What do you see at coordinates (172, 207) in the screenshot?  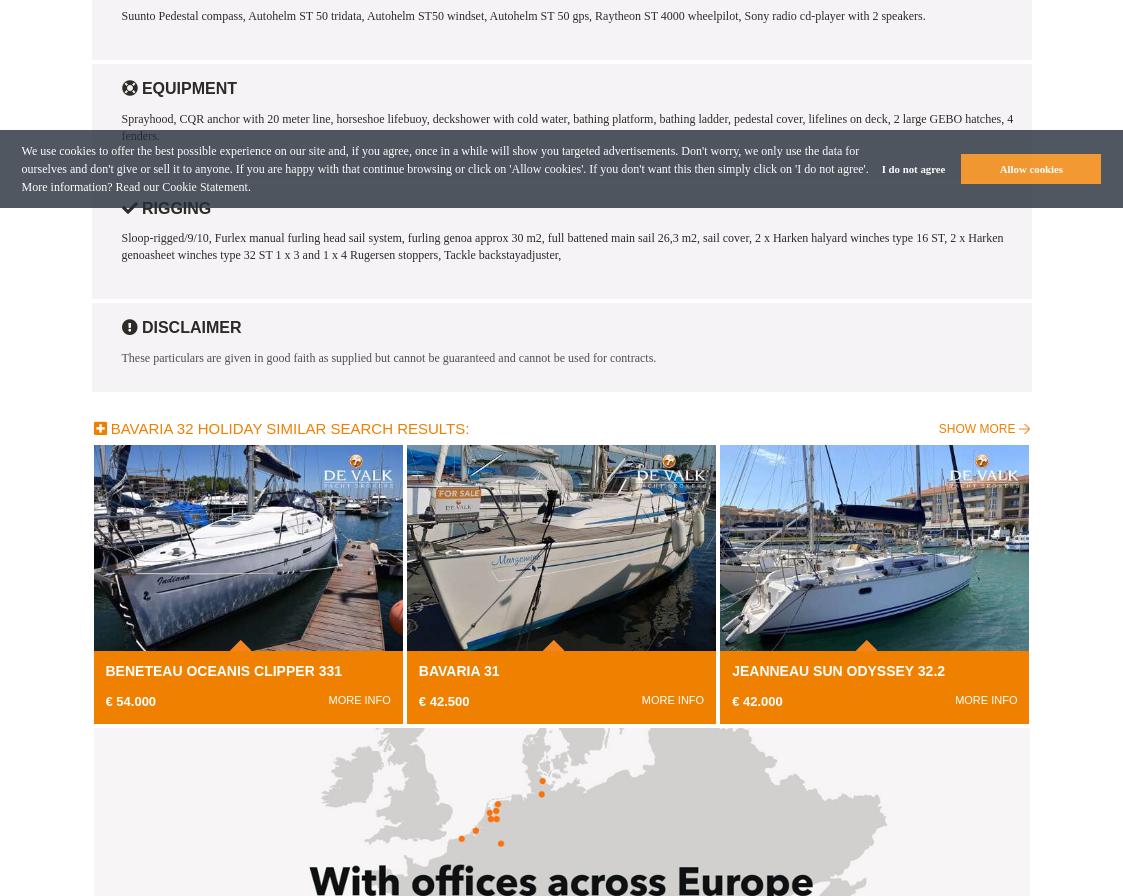 I see `'Rigging'` at bounding box center [172, 207].